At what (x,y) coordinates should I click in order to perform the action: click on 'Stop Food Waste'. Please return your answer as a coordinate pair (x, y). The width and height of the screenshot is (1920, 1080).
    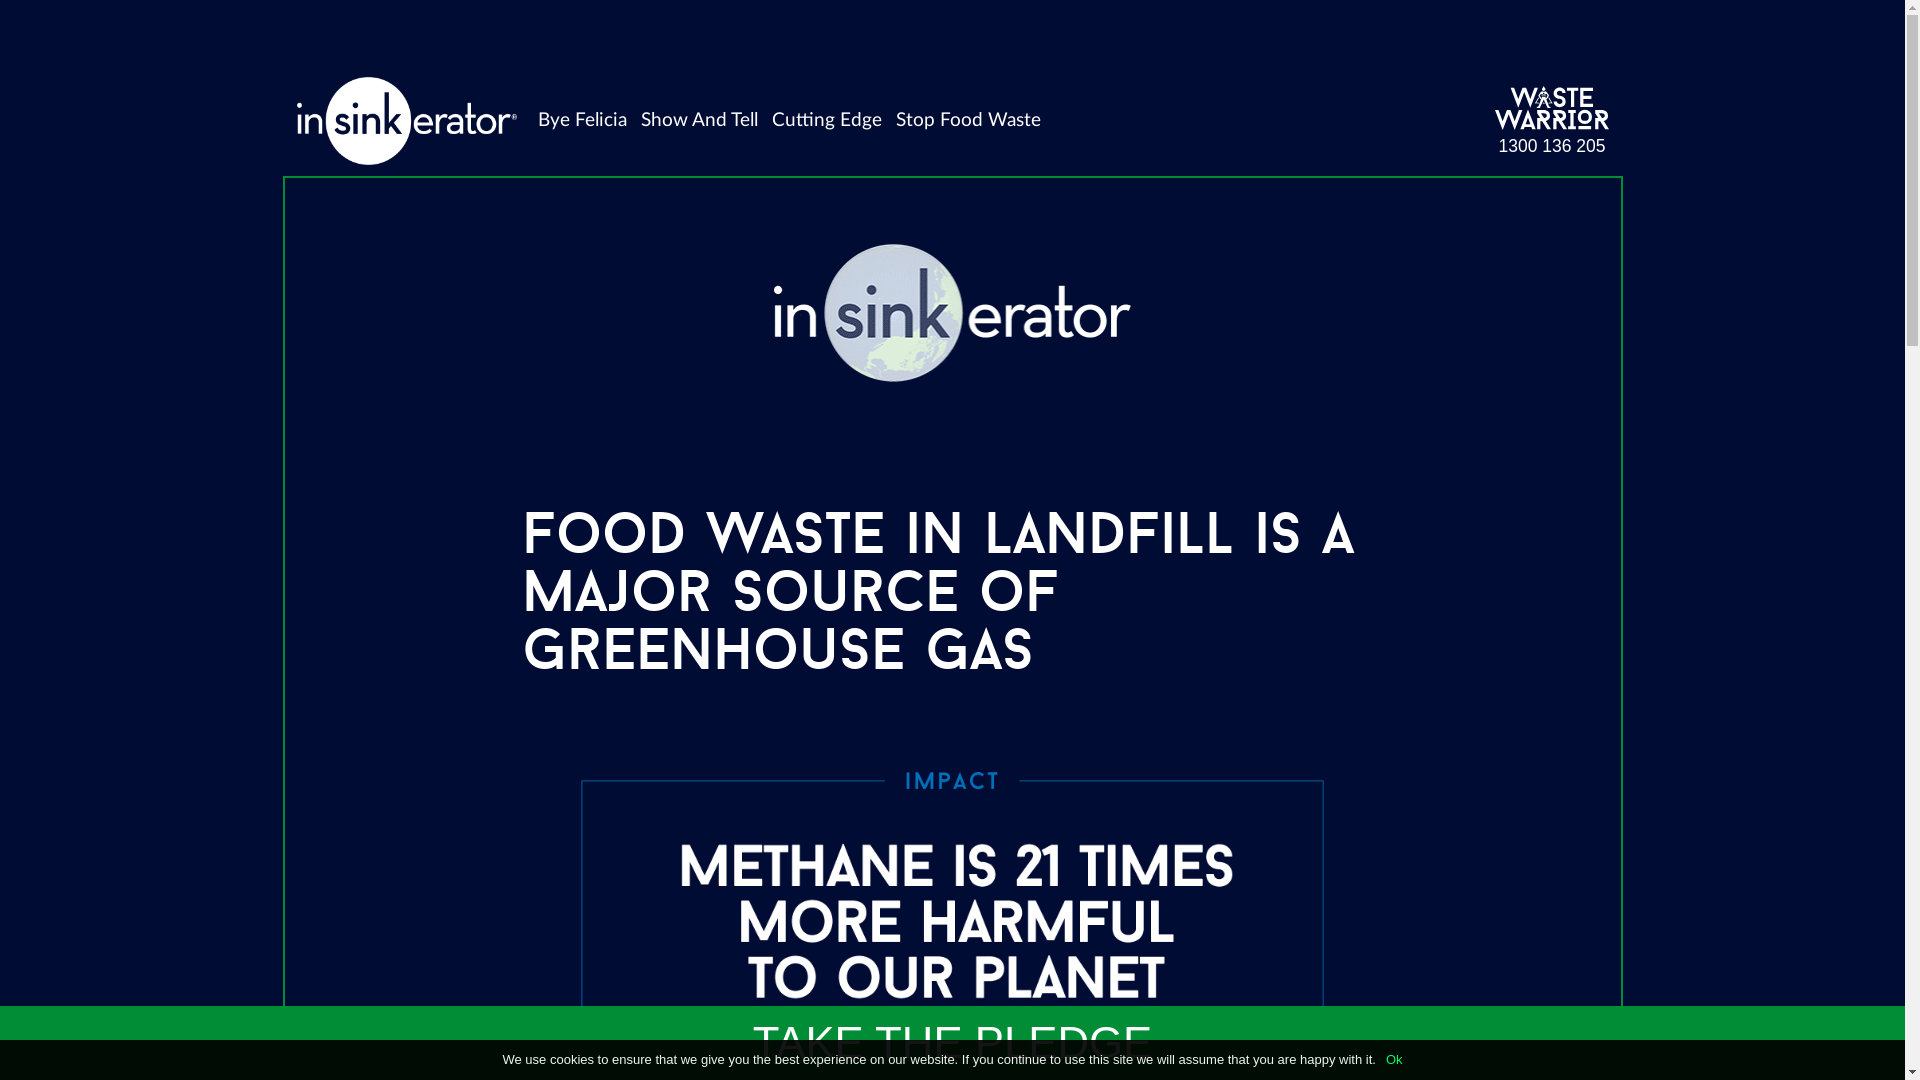
    Looking at the image, I should click on (887, 120).